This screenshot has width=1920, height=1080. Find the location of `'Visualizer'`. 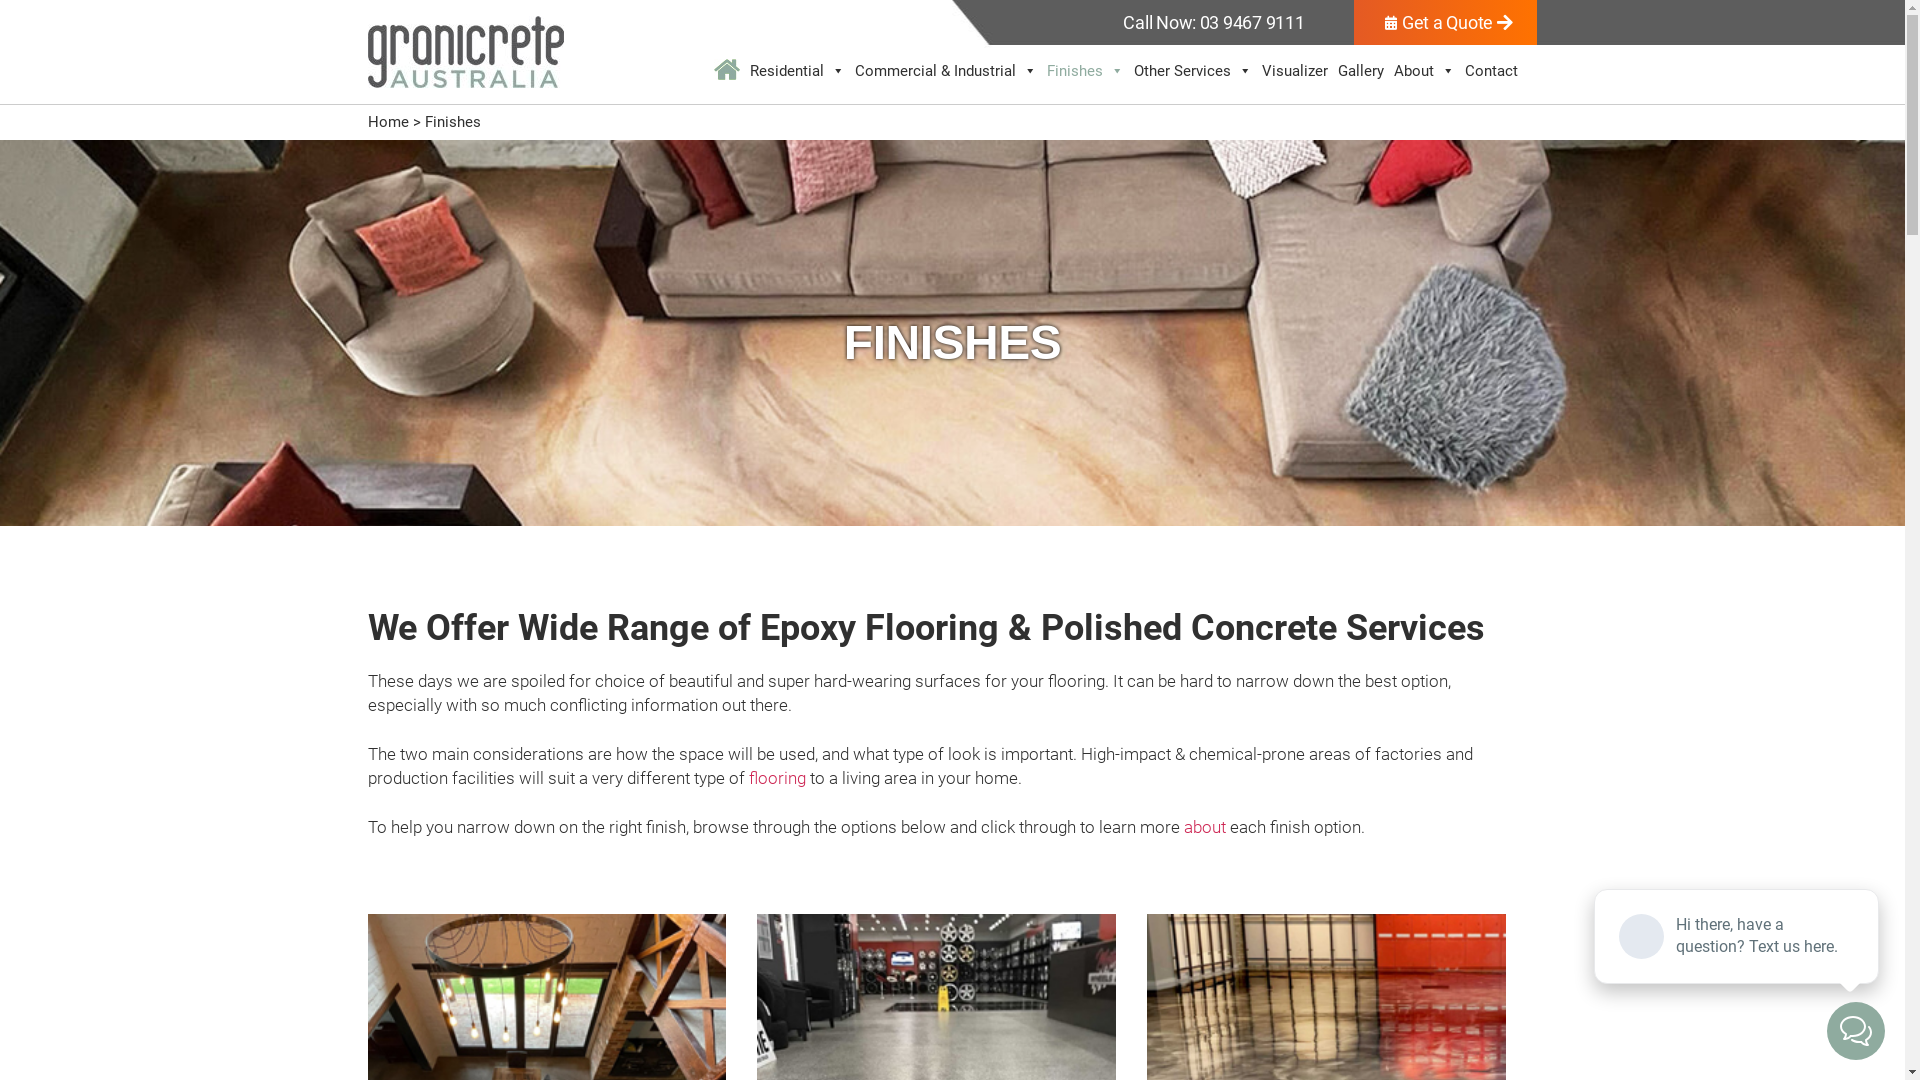

'Visualizer' is located at coordinates (1256, 69).